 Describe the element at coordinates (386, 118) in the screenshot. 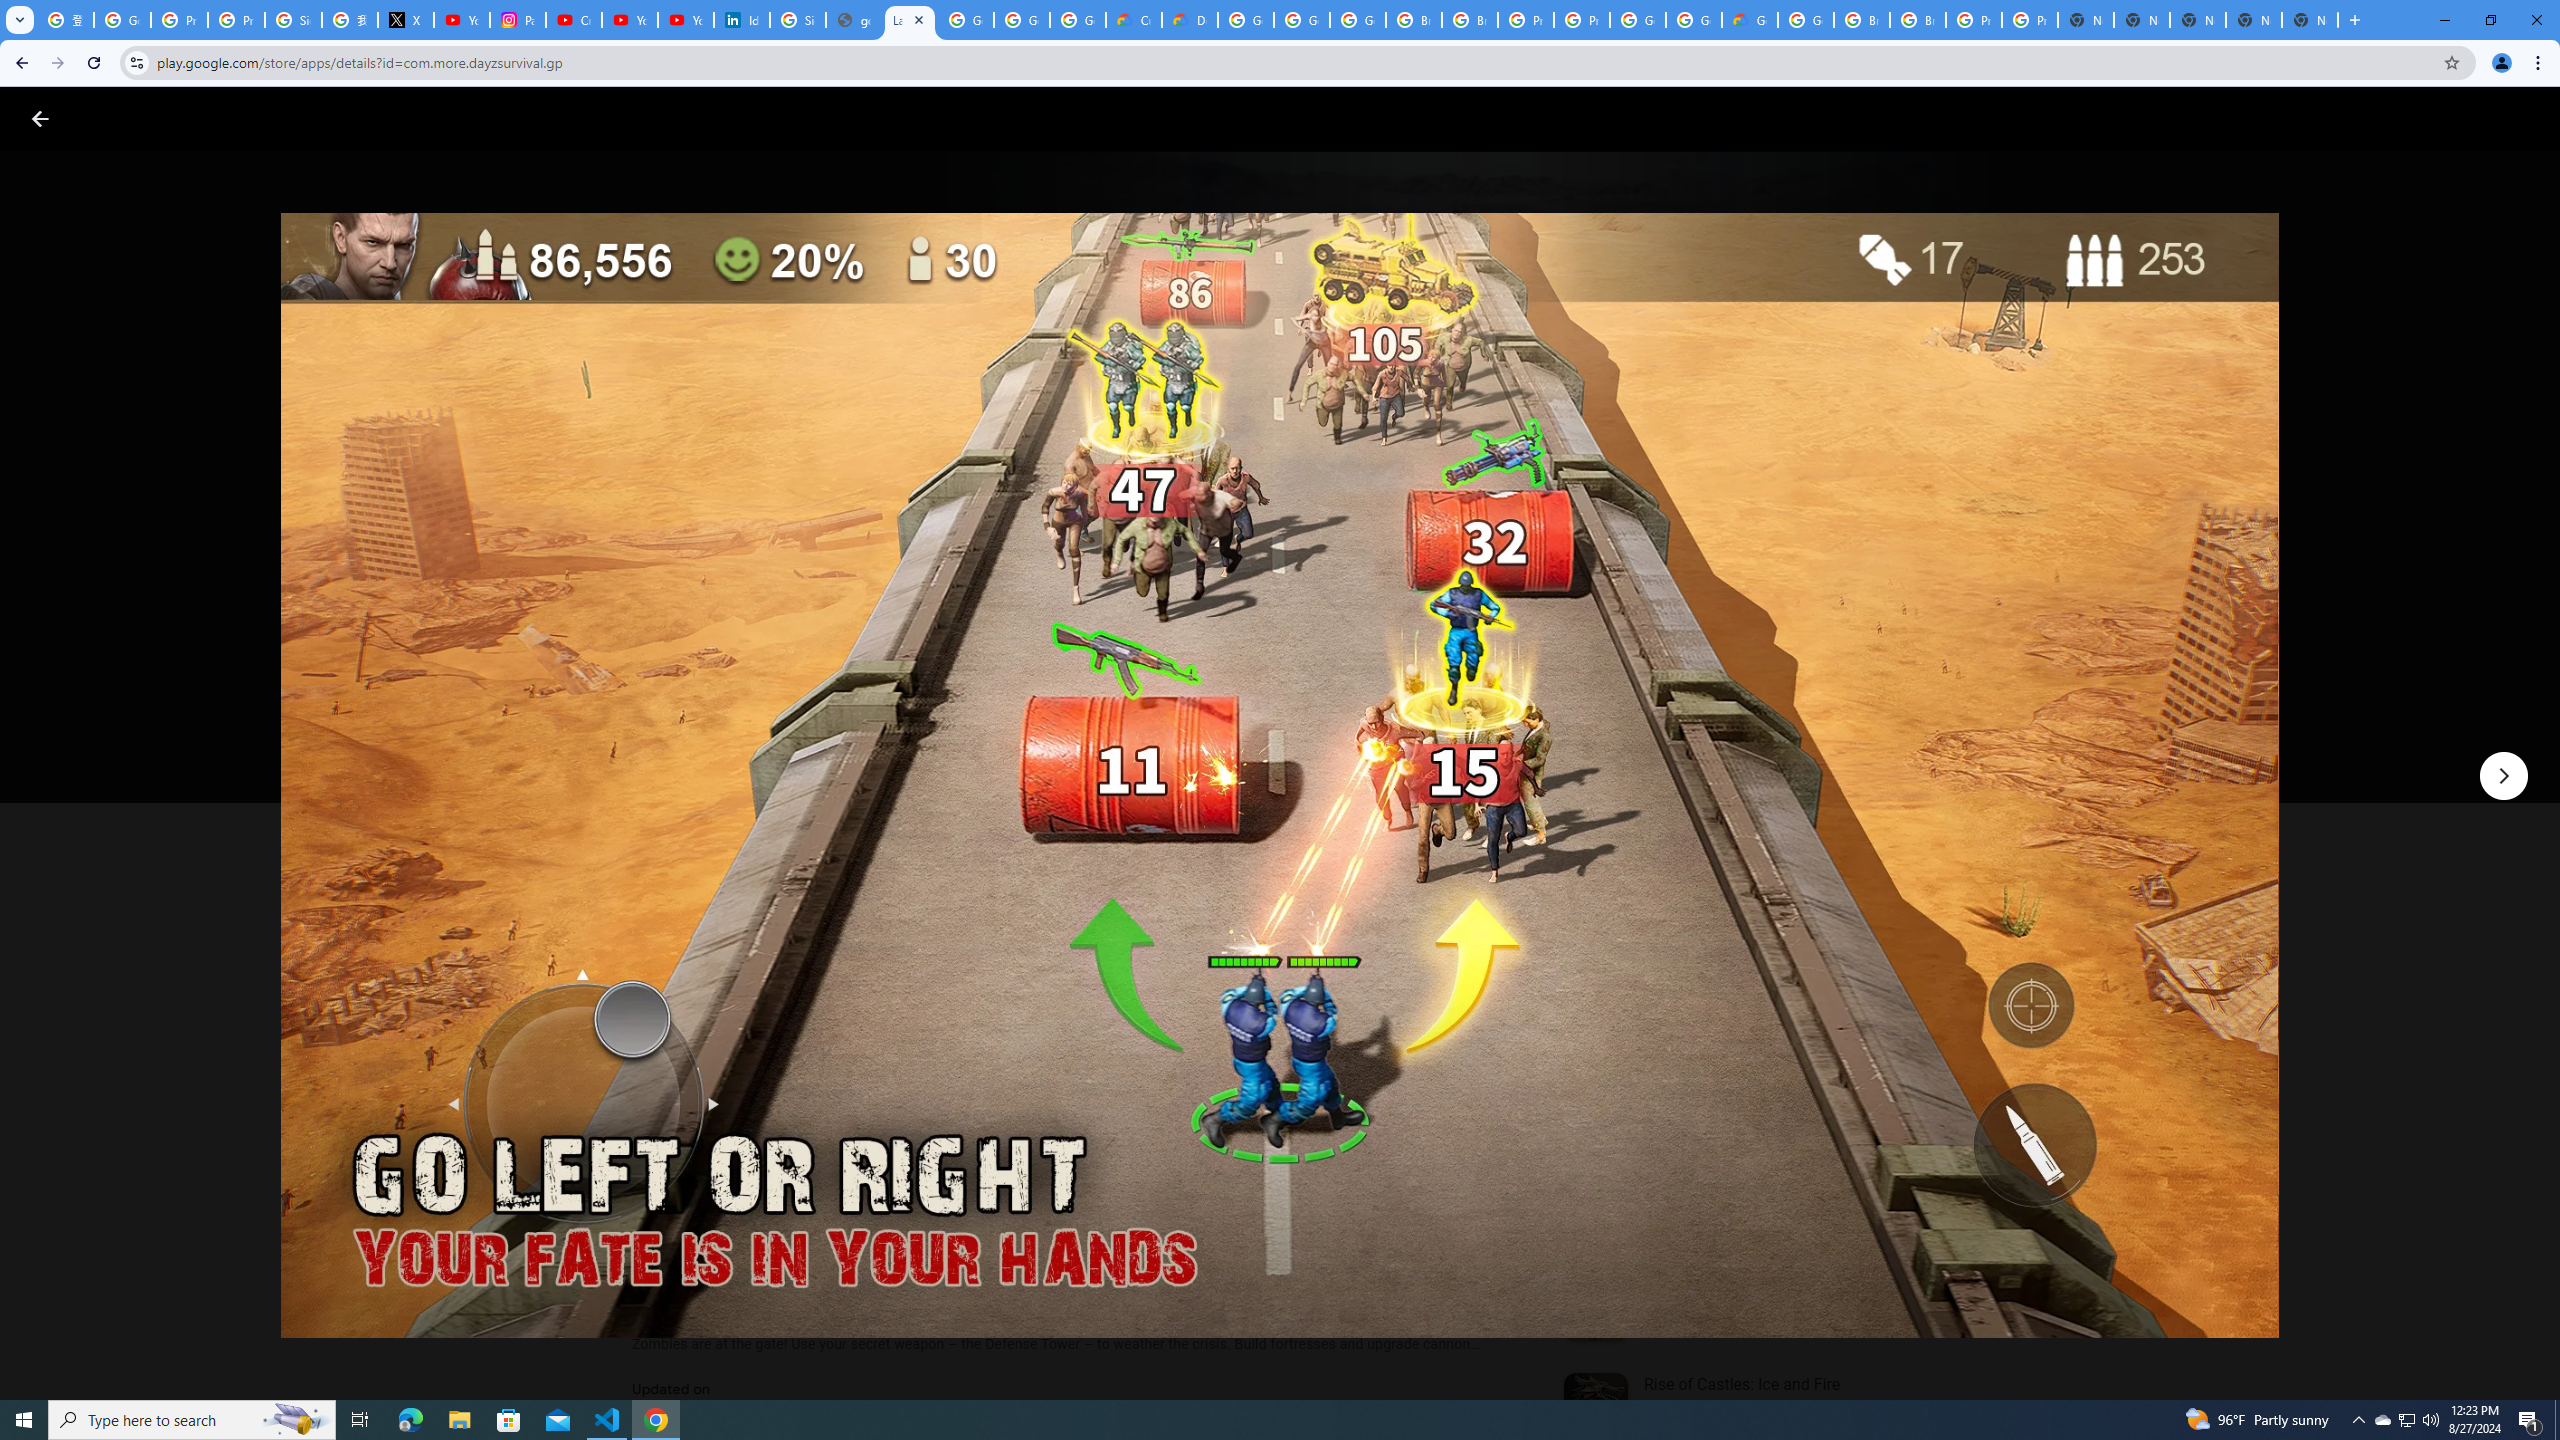

I see `'Kids'` at that location.